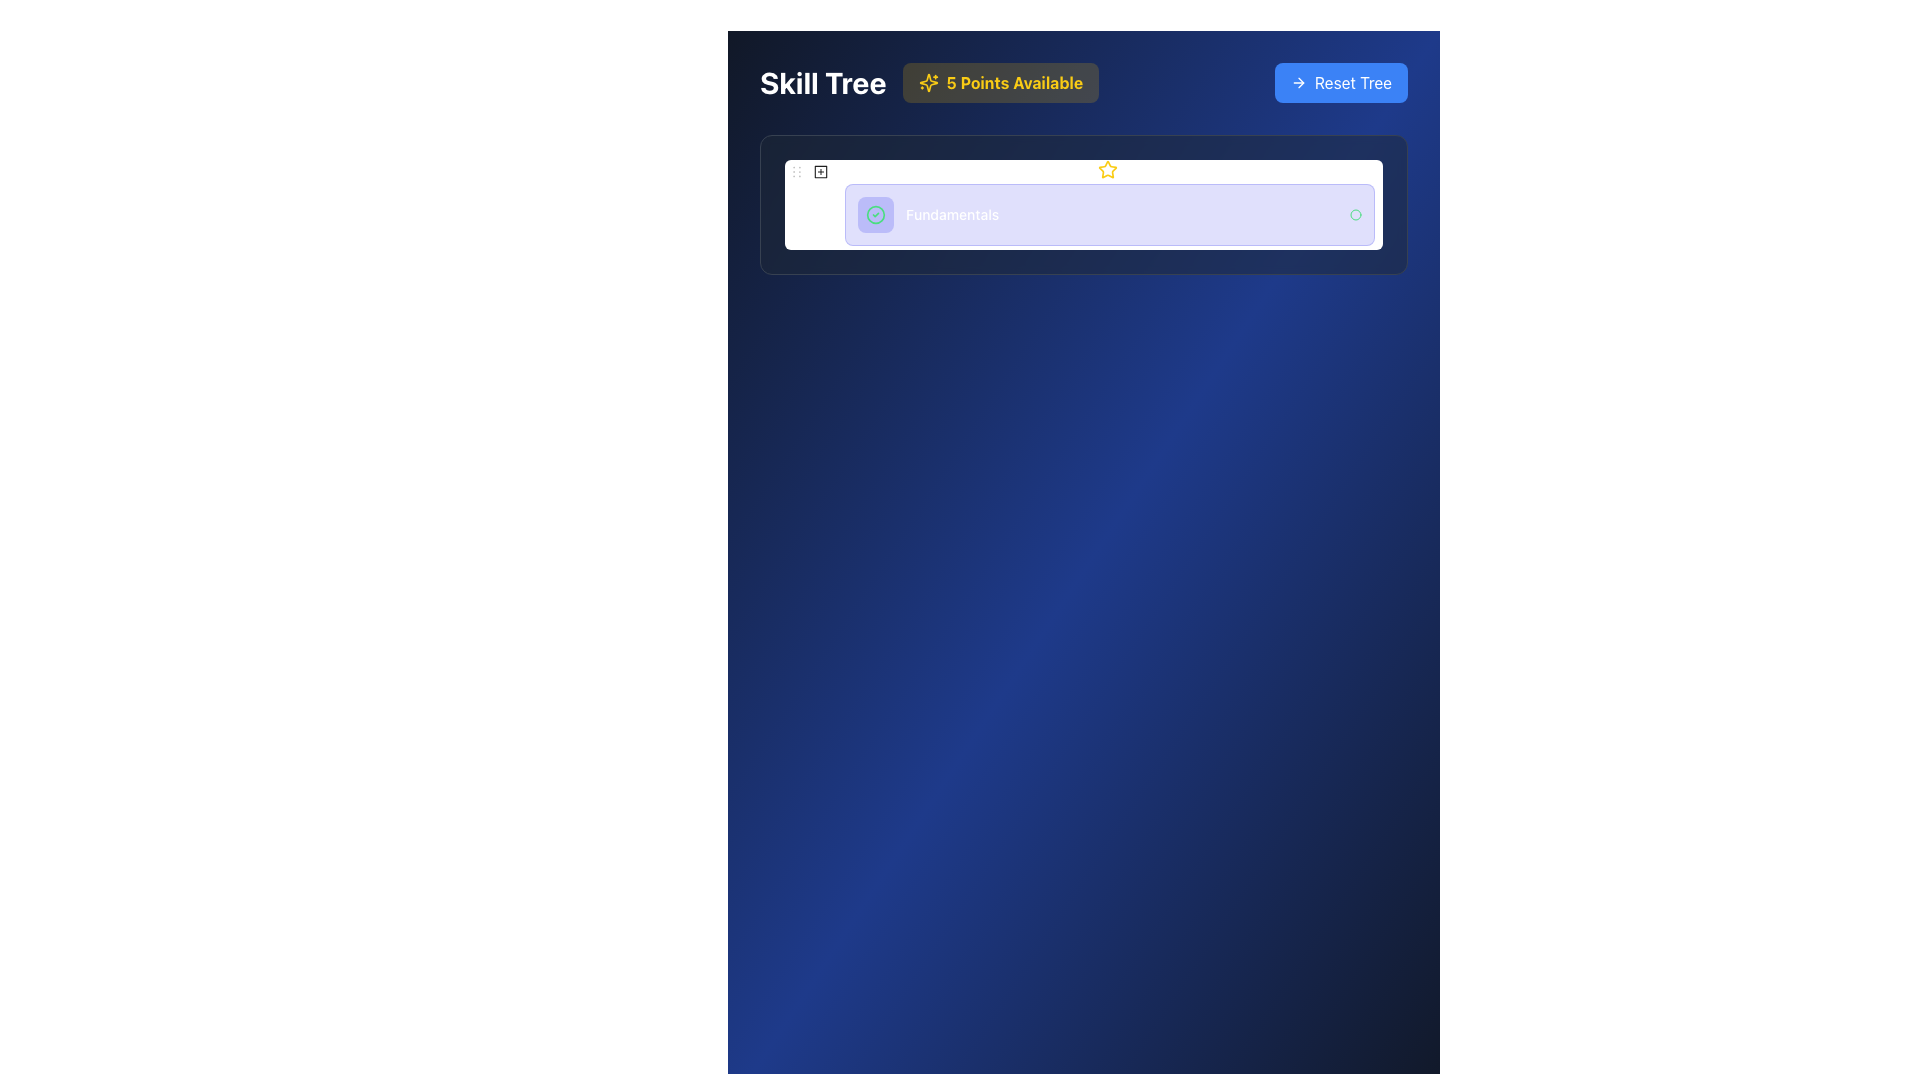 This screenshot has width=1920, height=1080. I want to click on the circular shape within the illustrative icon that is part of a checkmark icon, located to the left of the 'Fundamentals' text on a light purple background, so click(875, 215).